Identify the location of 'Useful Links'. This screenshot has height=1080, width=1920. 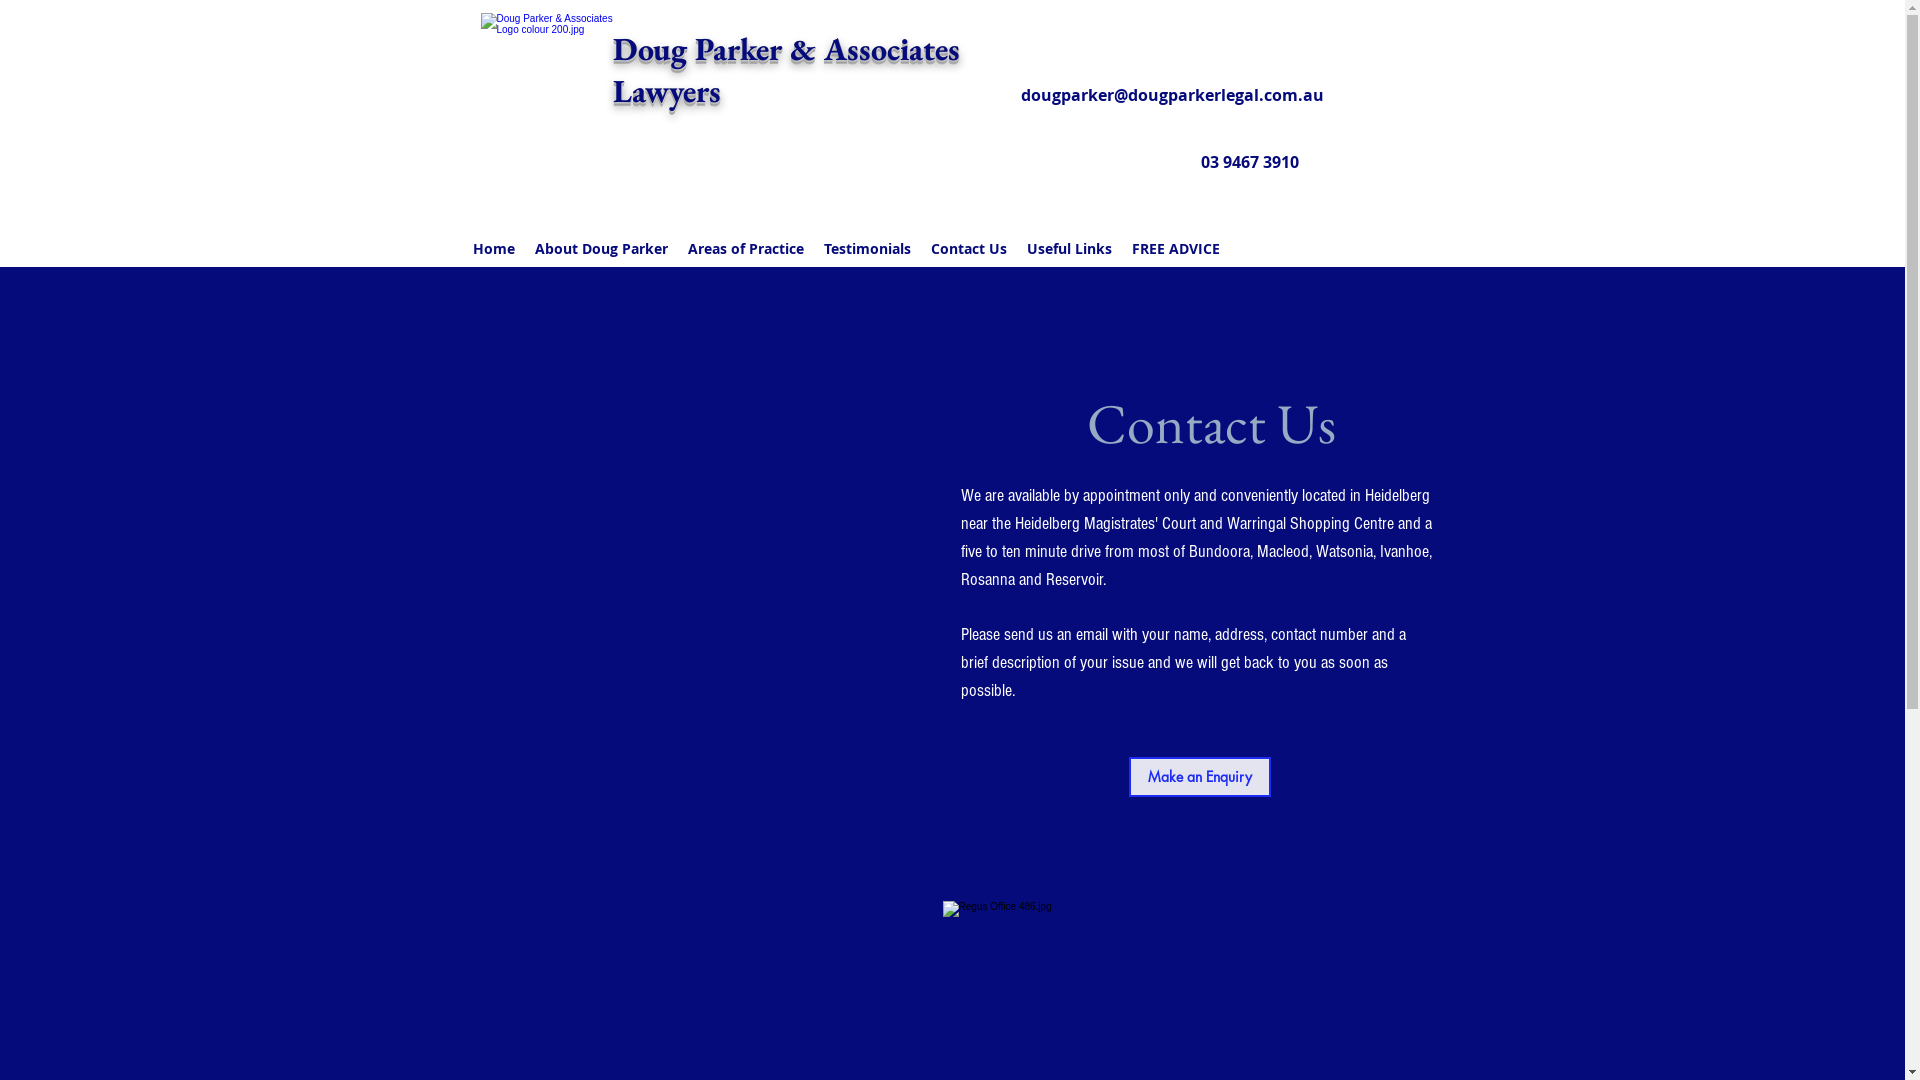
(1067, 248).